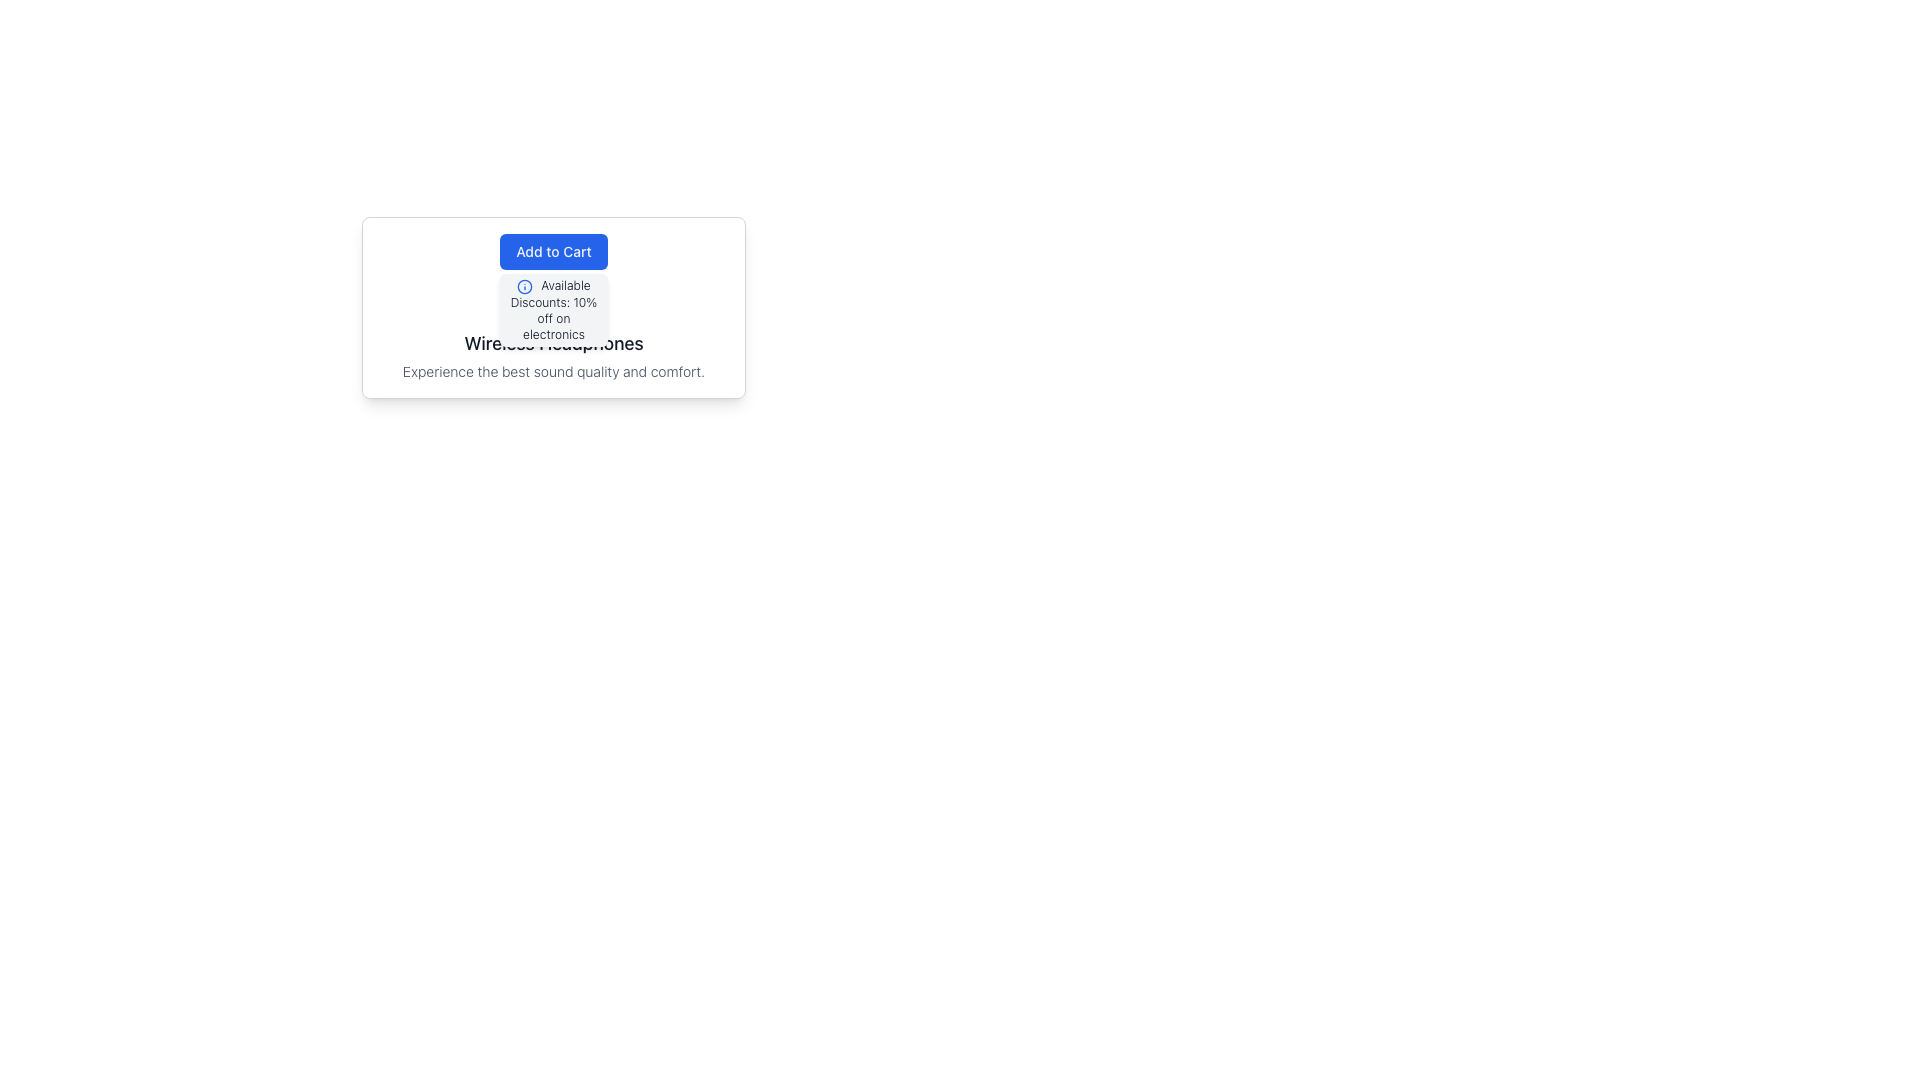  Describe the element at coordinates (553, 308) in the screenshot. I see `the tooltip with the discount offer located below the 'Add to Cart' button` at that location.